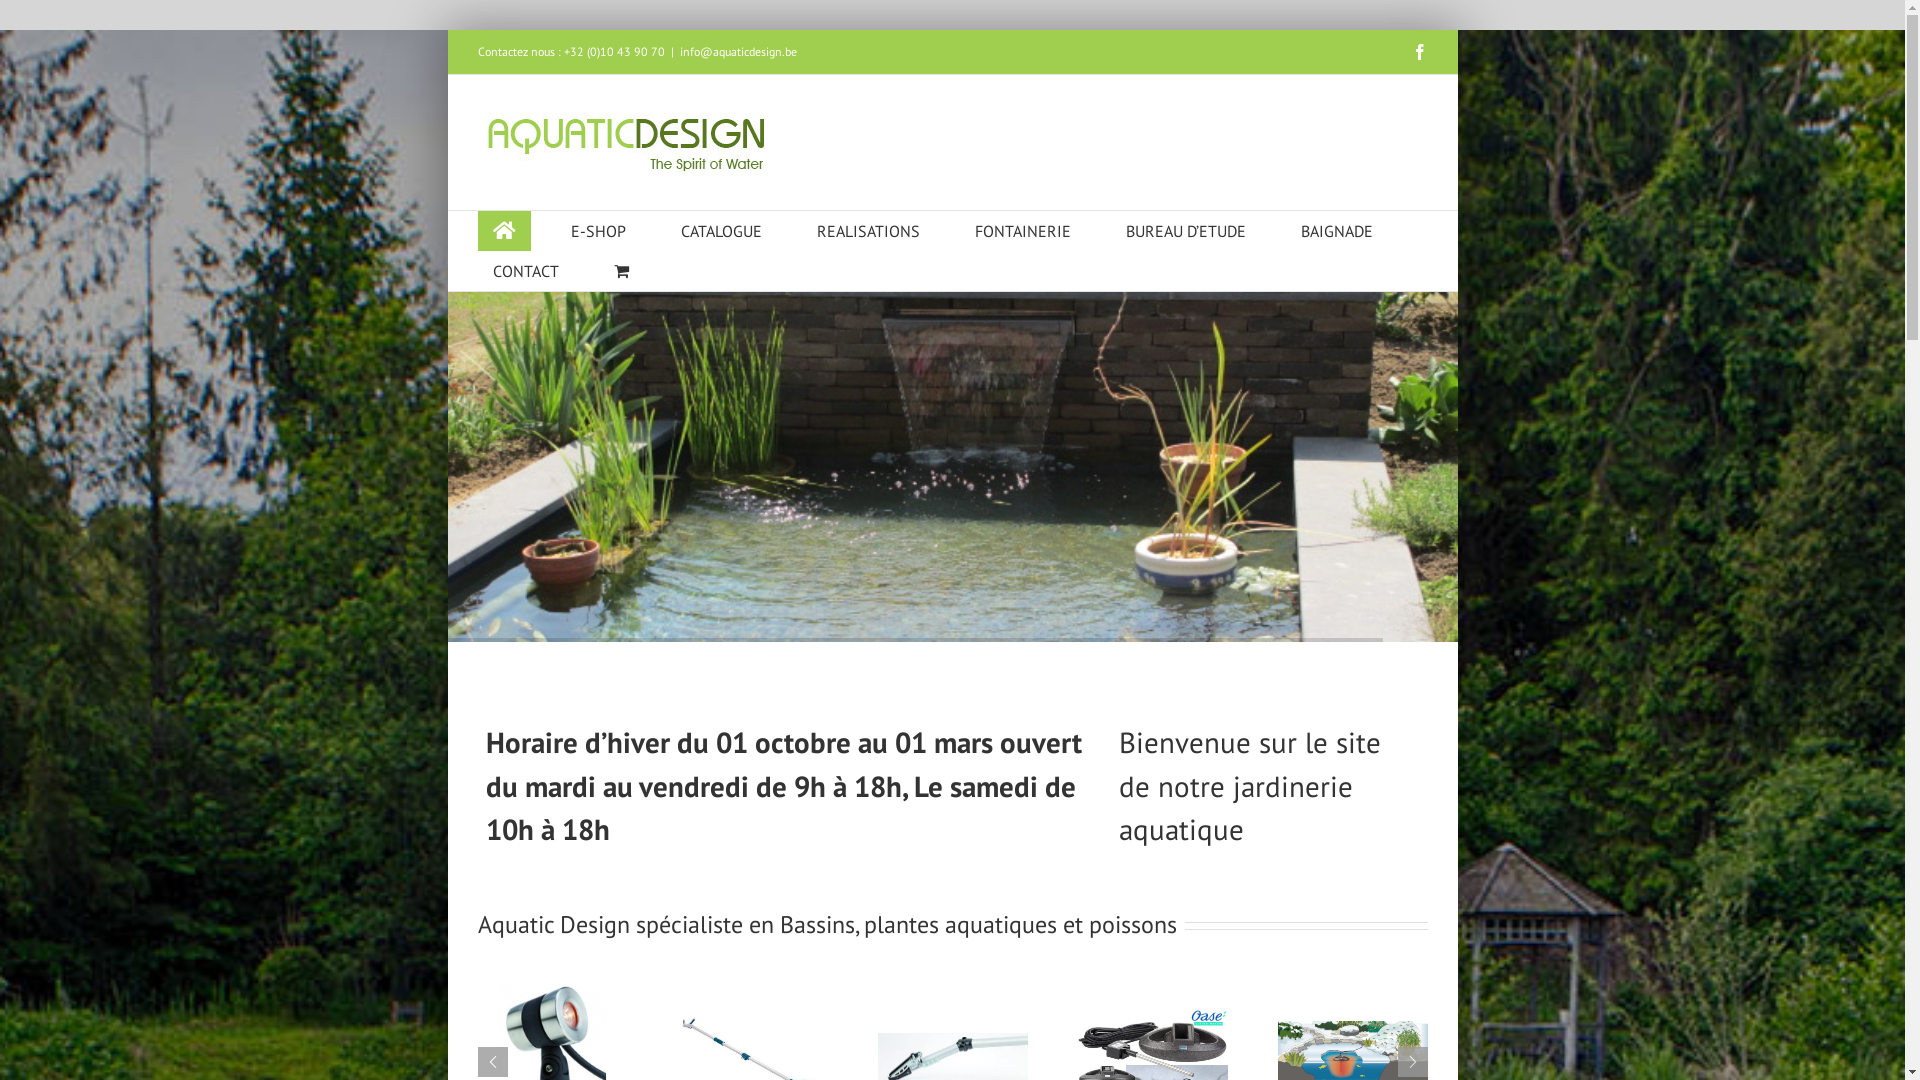 This screenshot has height=1080, width=1920. What do you see at coordinates (680, 50) in the screenshot?
I see `'info@aquaticdesign.be'` at bounding box center [680, 50].